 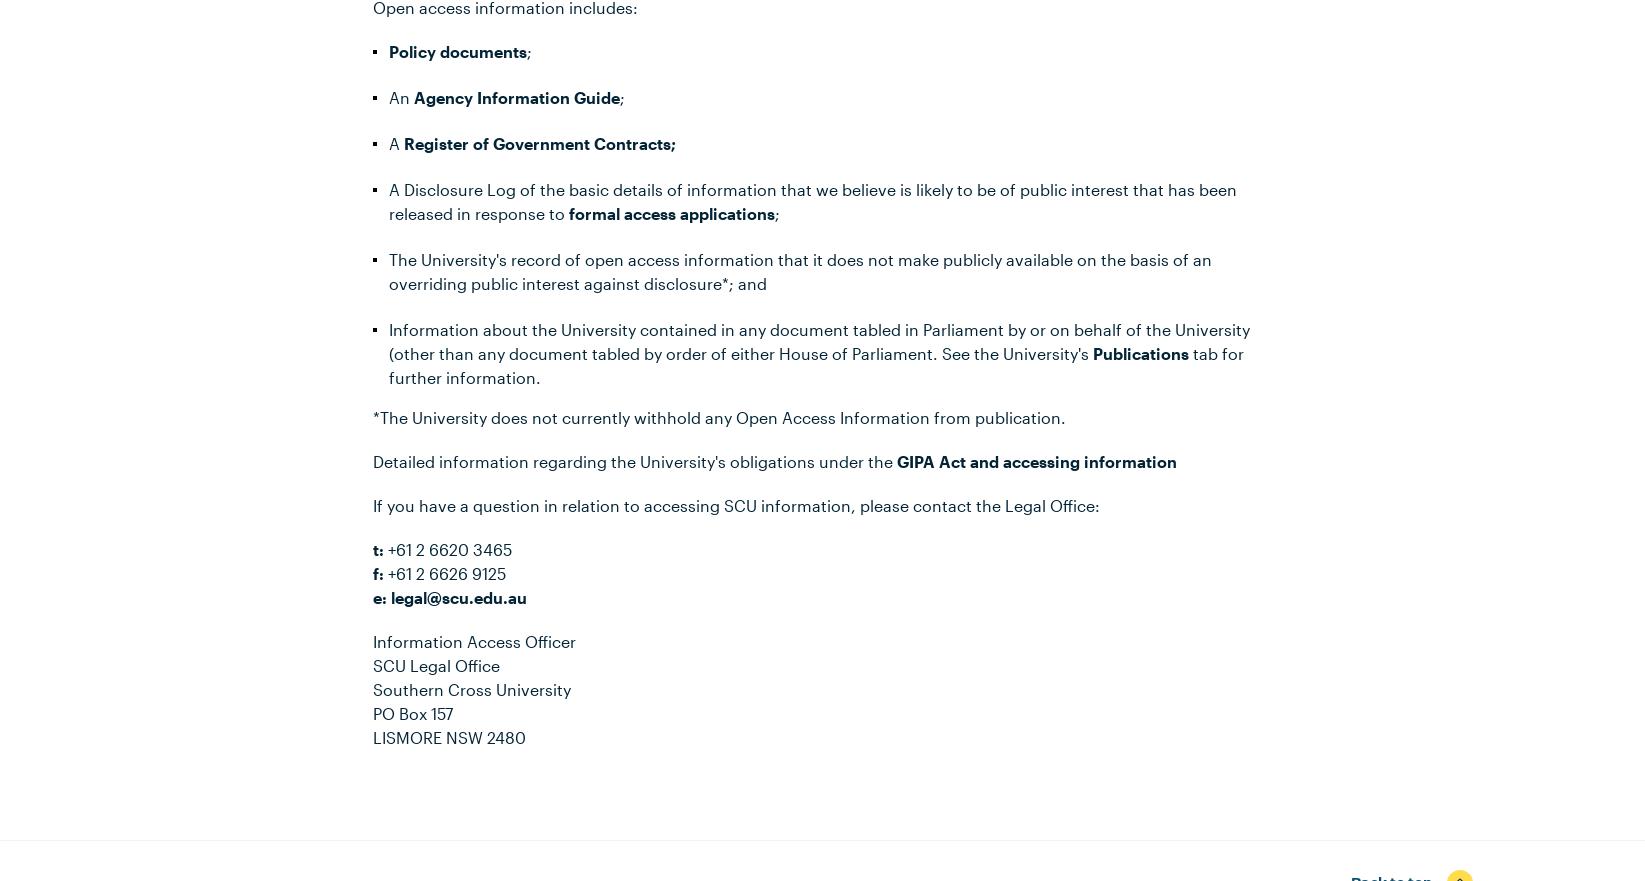 What do you see at coordinates (370, 640) in the screenshot?
I see `'Information Access Officer'` at bounding box center [370, 640].